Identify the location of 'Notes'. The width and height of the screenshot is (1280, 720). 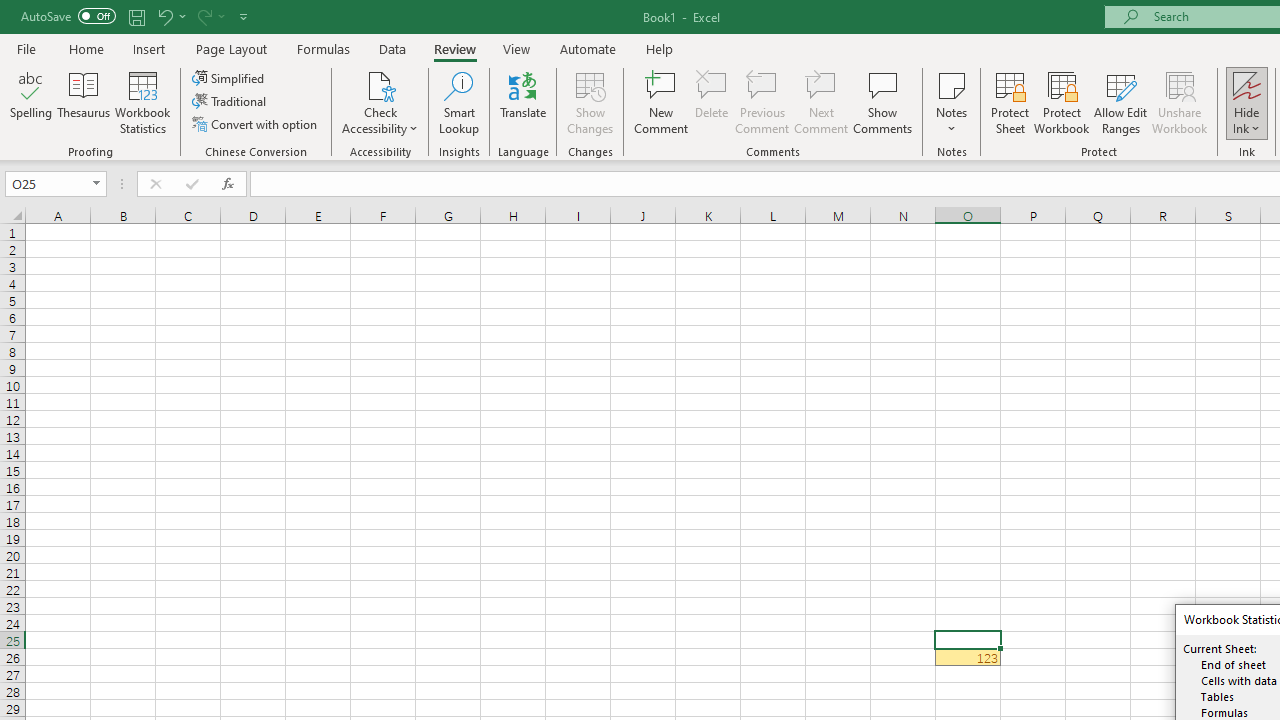
(950, 103).